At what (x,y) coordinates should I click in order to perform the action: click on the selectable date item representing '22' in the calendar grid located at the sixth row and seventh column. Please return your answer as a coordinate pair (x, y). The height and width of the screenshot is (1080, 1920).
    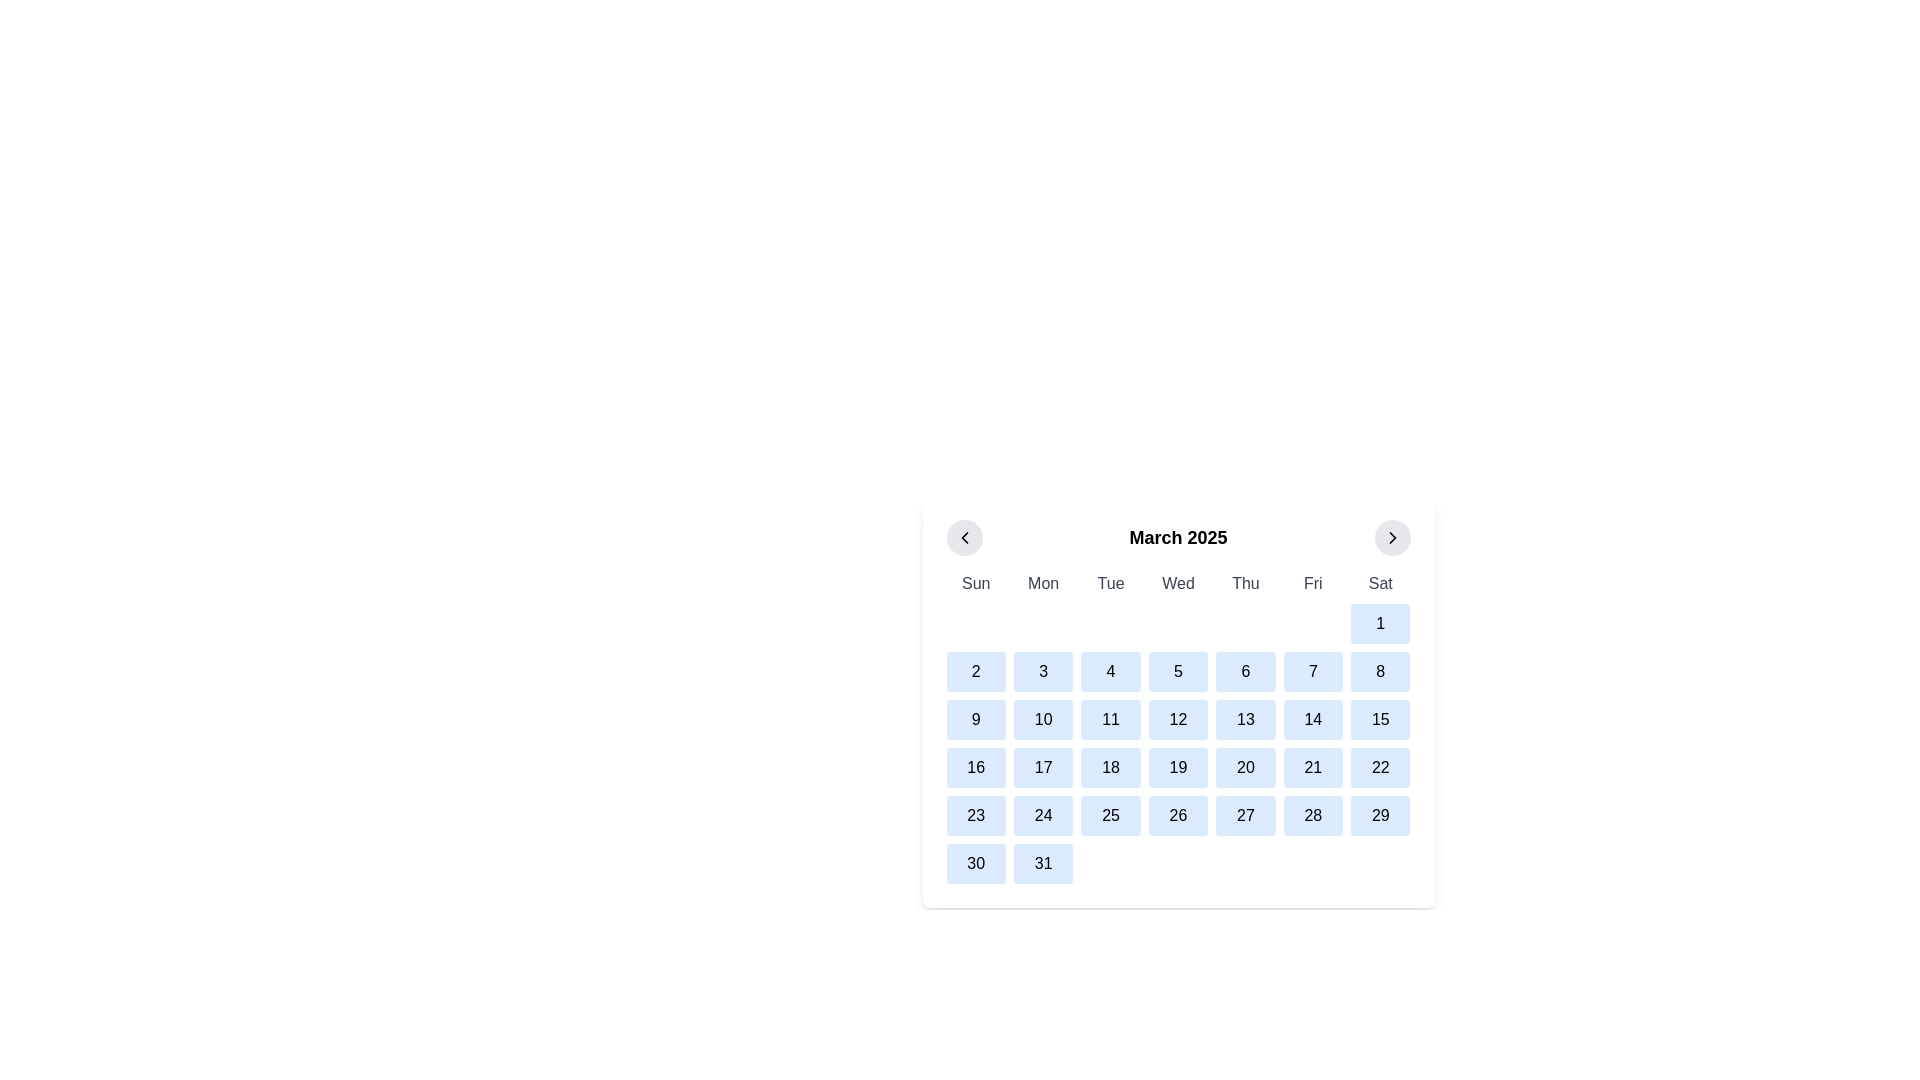
    Looking at the image, I should click on (1379, 766).